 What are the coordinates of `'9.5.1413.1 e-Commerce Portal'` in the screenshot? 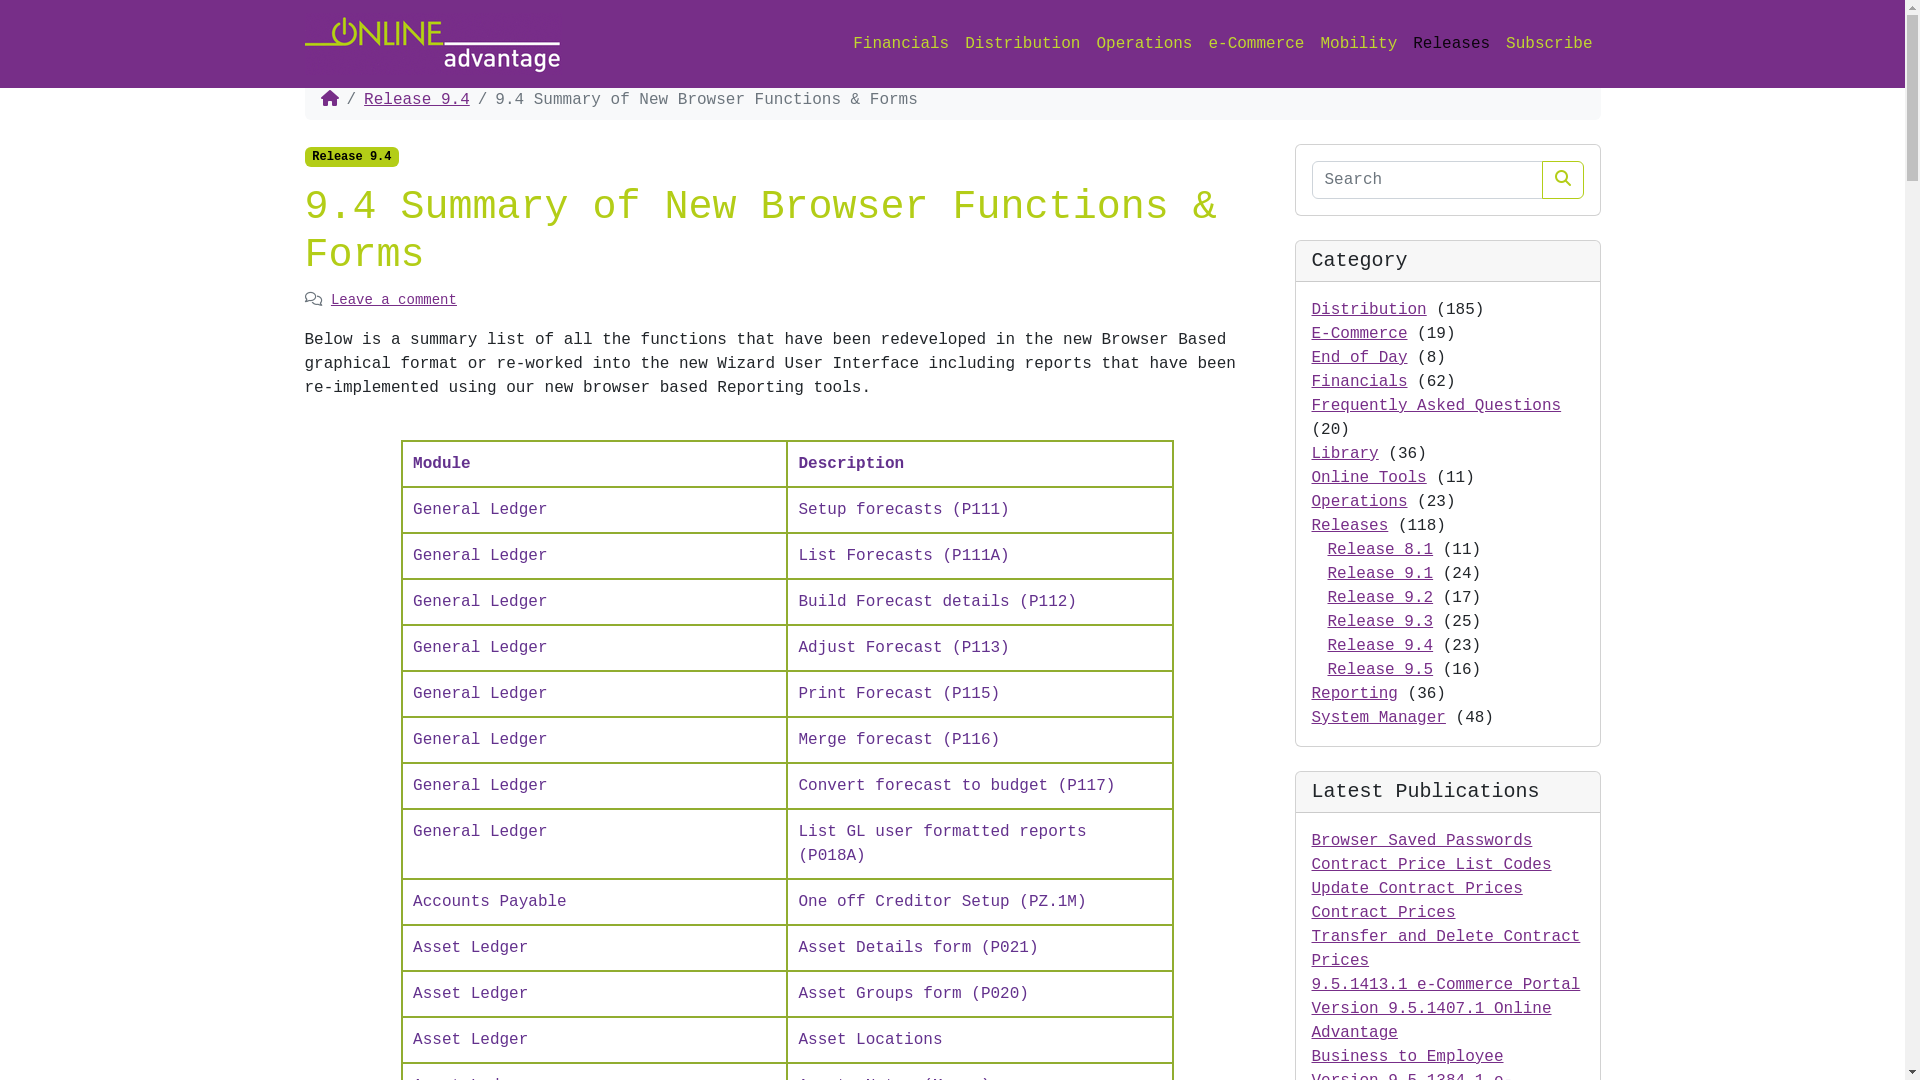 It's located at (1311, 983).